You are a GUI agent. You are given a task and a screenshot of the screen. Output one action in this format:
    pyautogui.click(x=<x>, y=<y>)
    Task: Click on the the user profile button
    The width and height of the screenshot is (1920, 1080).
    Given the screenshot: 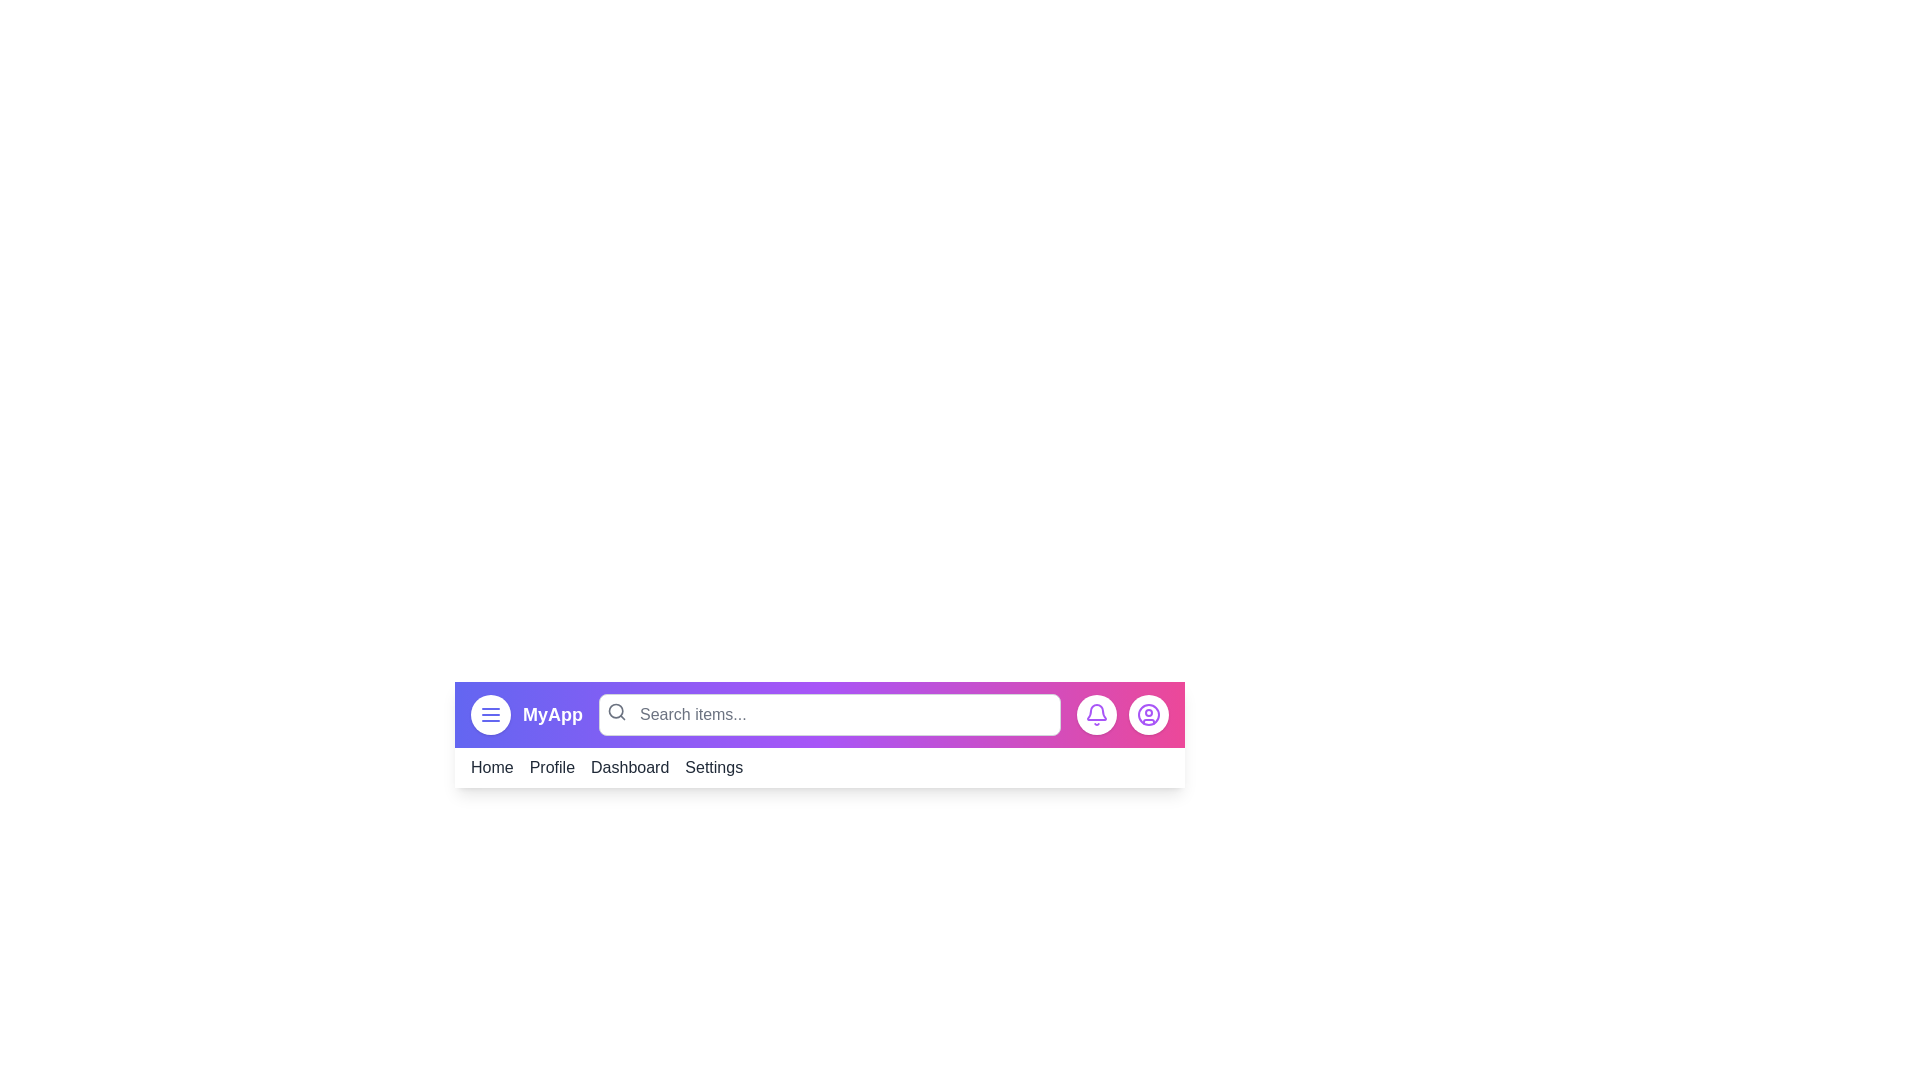 What is the action you would take?
    pyautogui.click(x=1148, y=713)
    